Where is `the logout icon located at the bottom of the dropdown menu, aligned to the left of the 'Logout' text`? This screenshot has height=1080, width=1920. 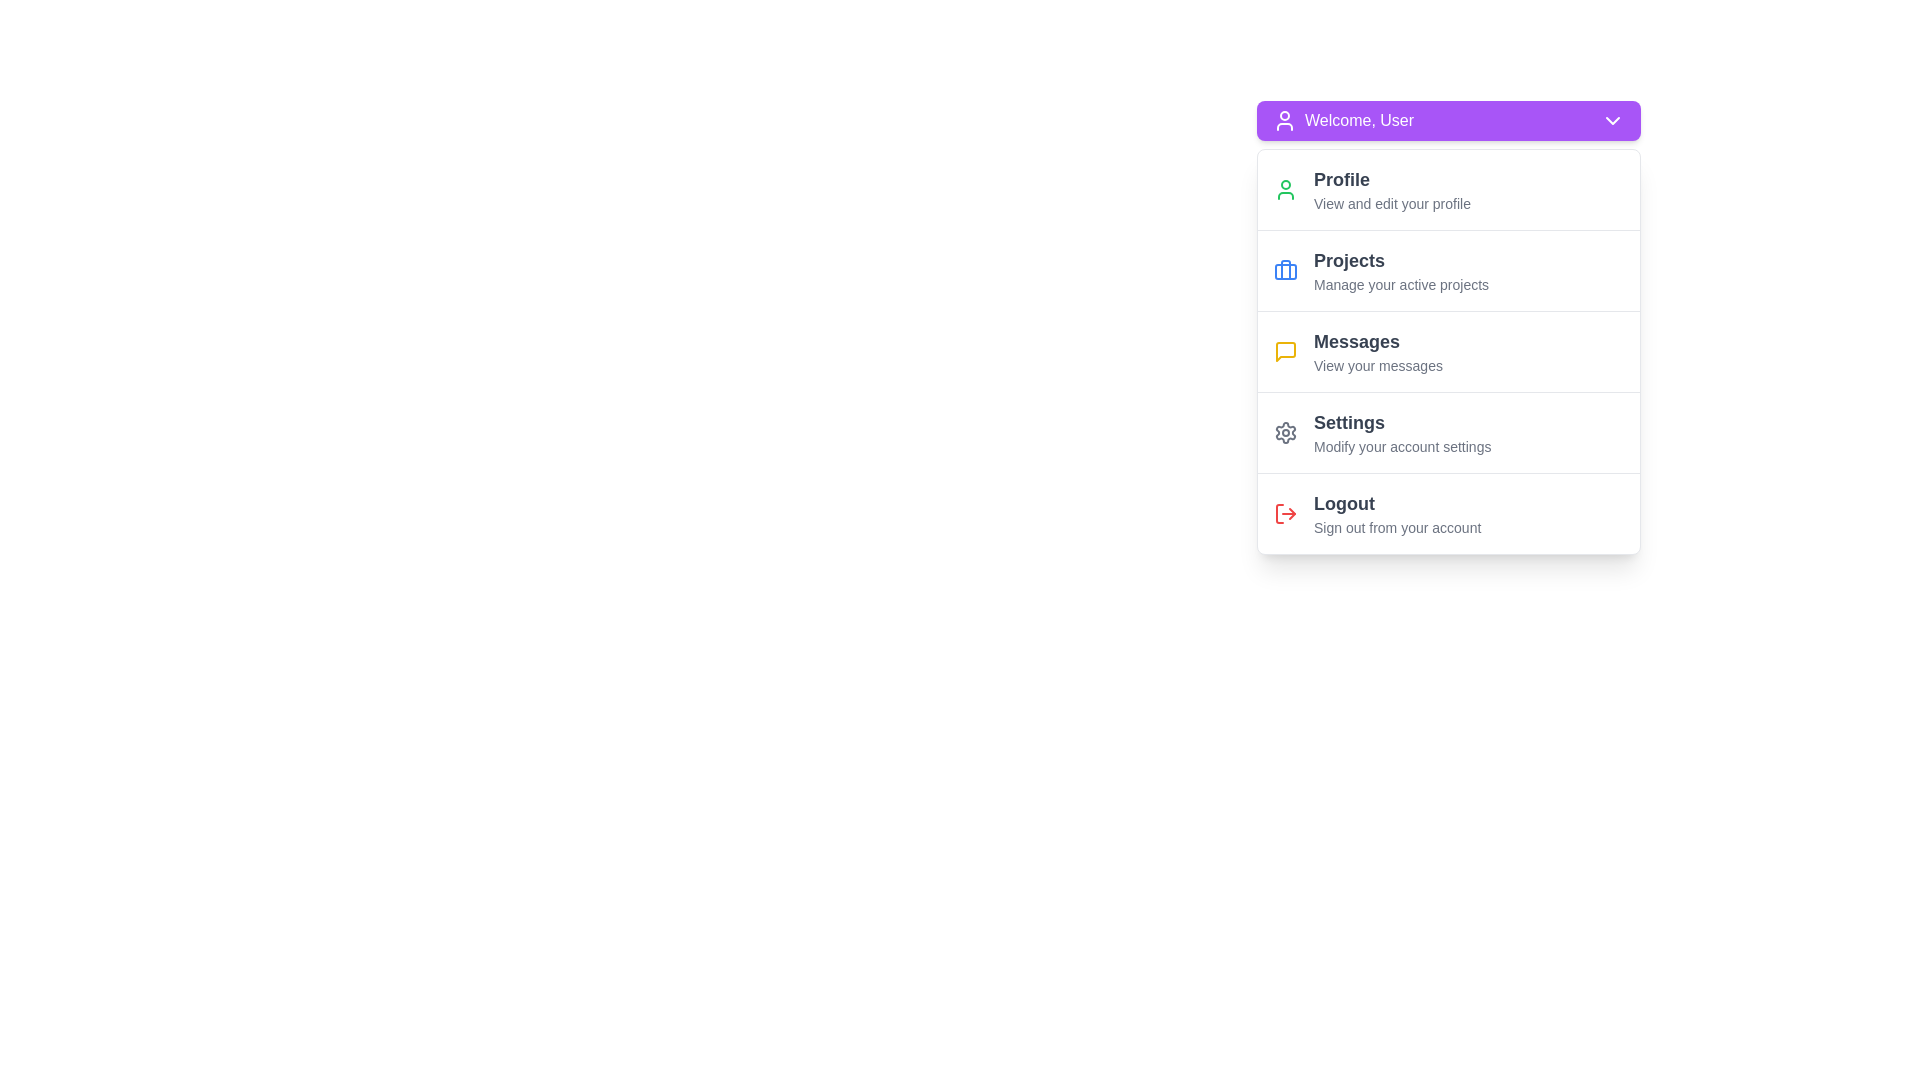
the logout icon located at the bottom of the dropdown menu, aligned to the left of the 'Logout' text is located at coordinates (1286, 512).